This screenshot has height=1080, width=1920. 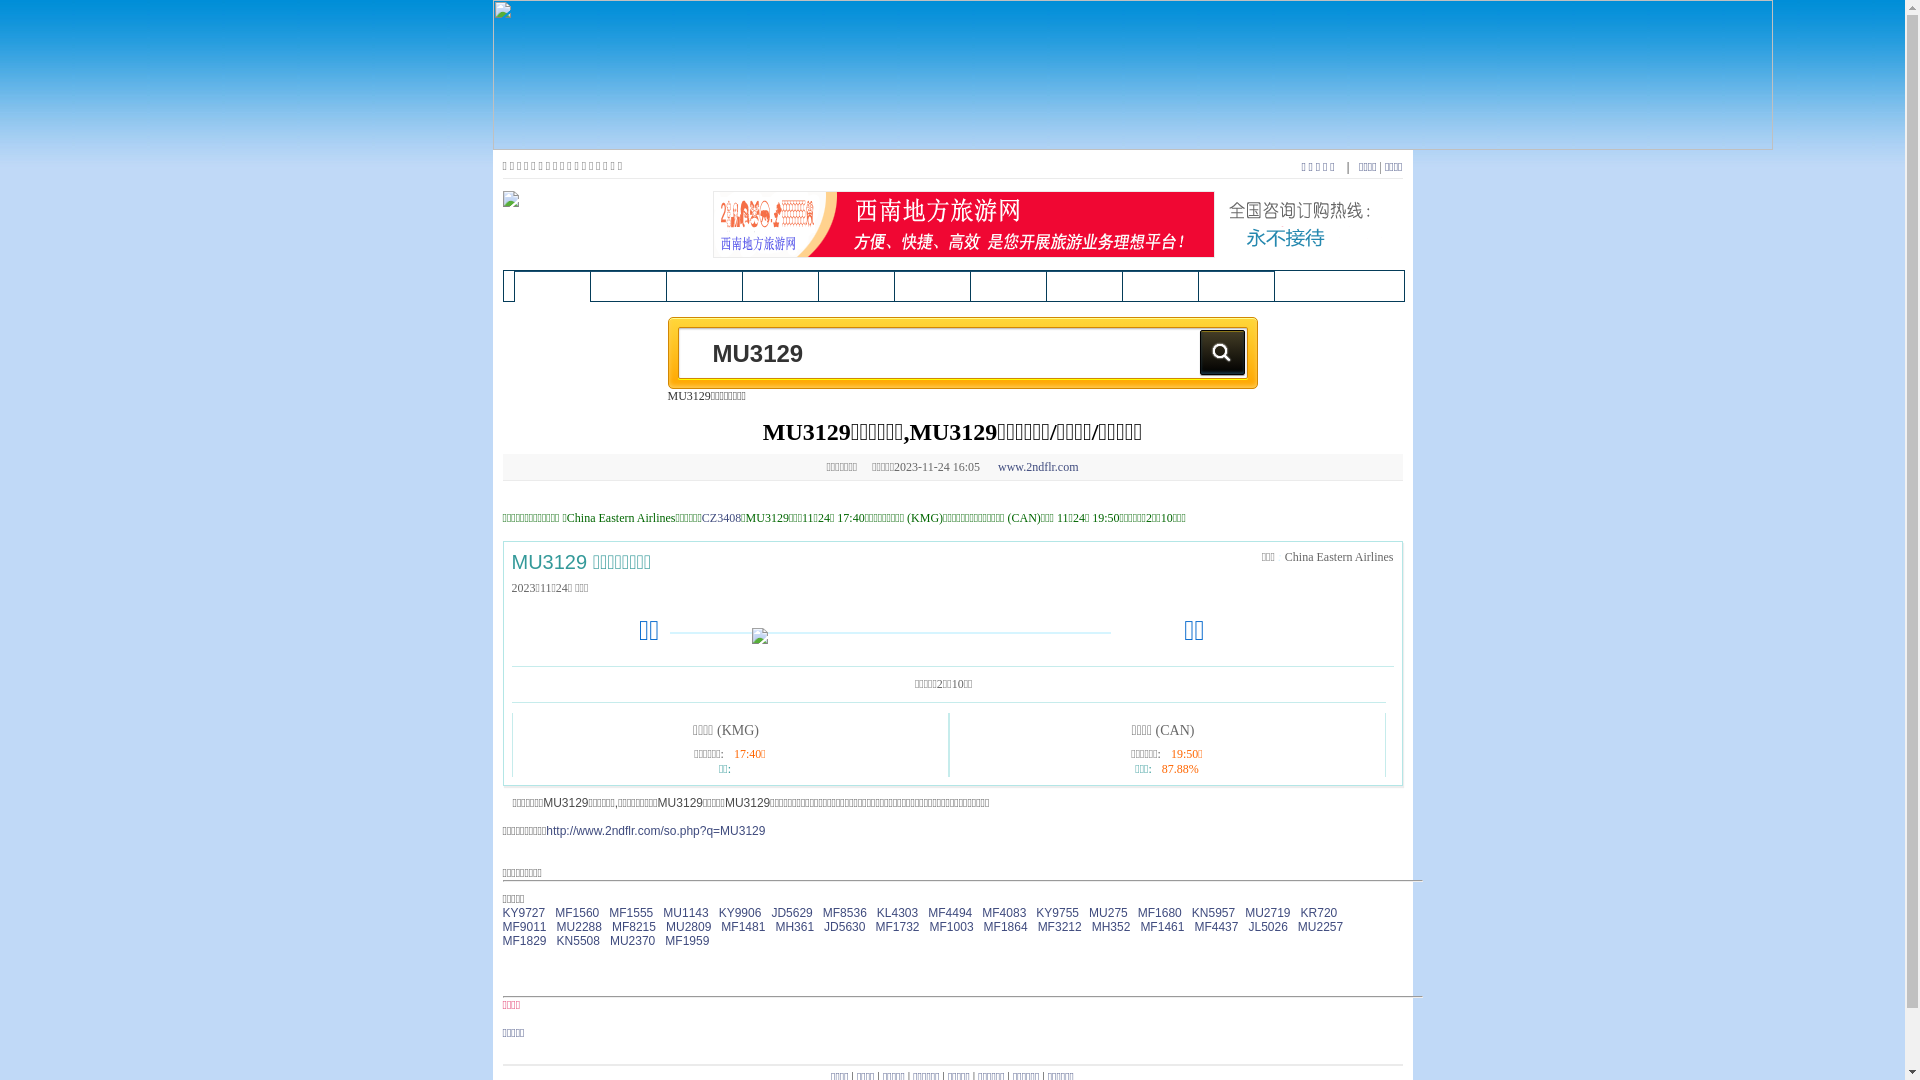 I want to click on 'MF1959', so click(x=686, y=941).